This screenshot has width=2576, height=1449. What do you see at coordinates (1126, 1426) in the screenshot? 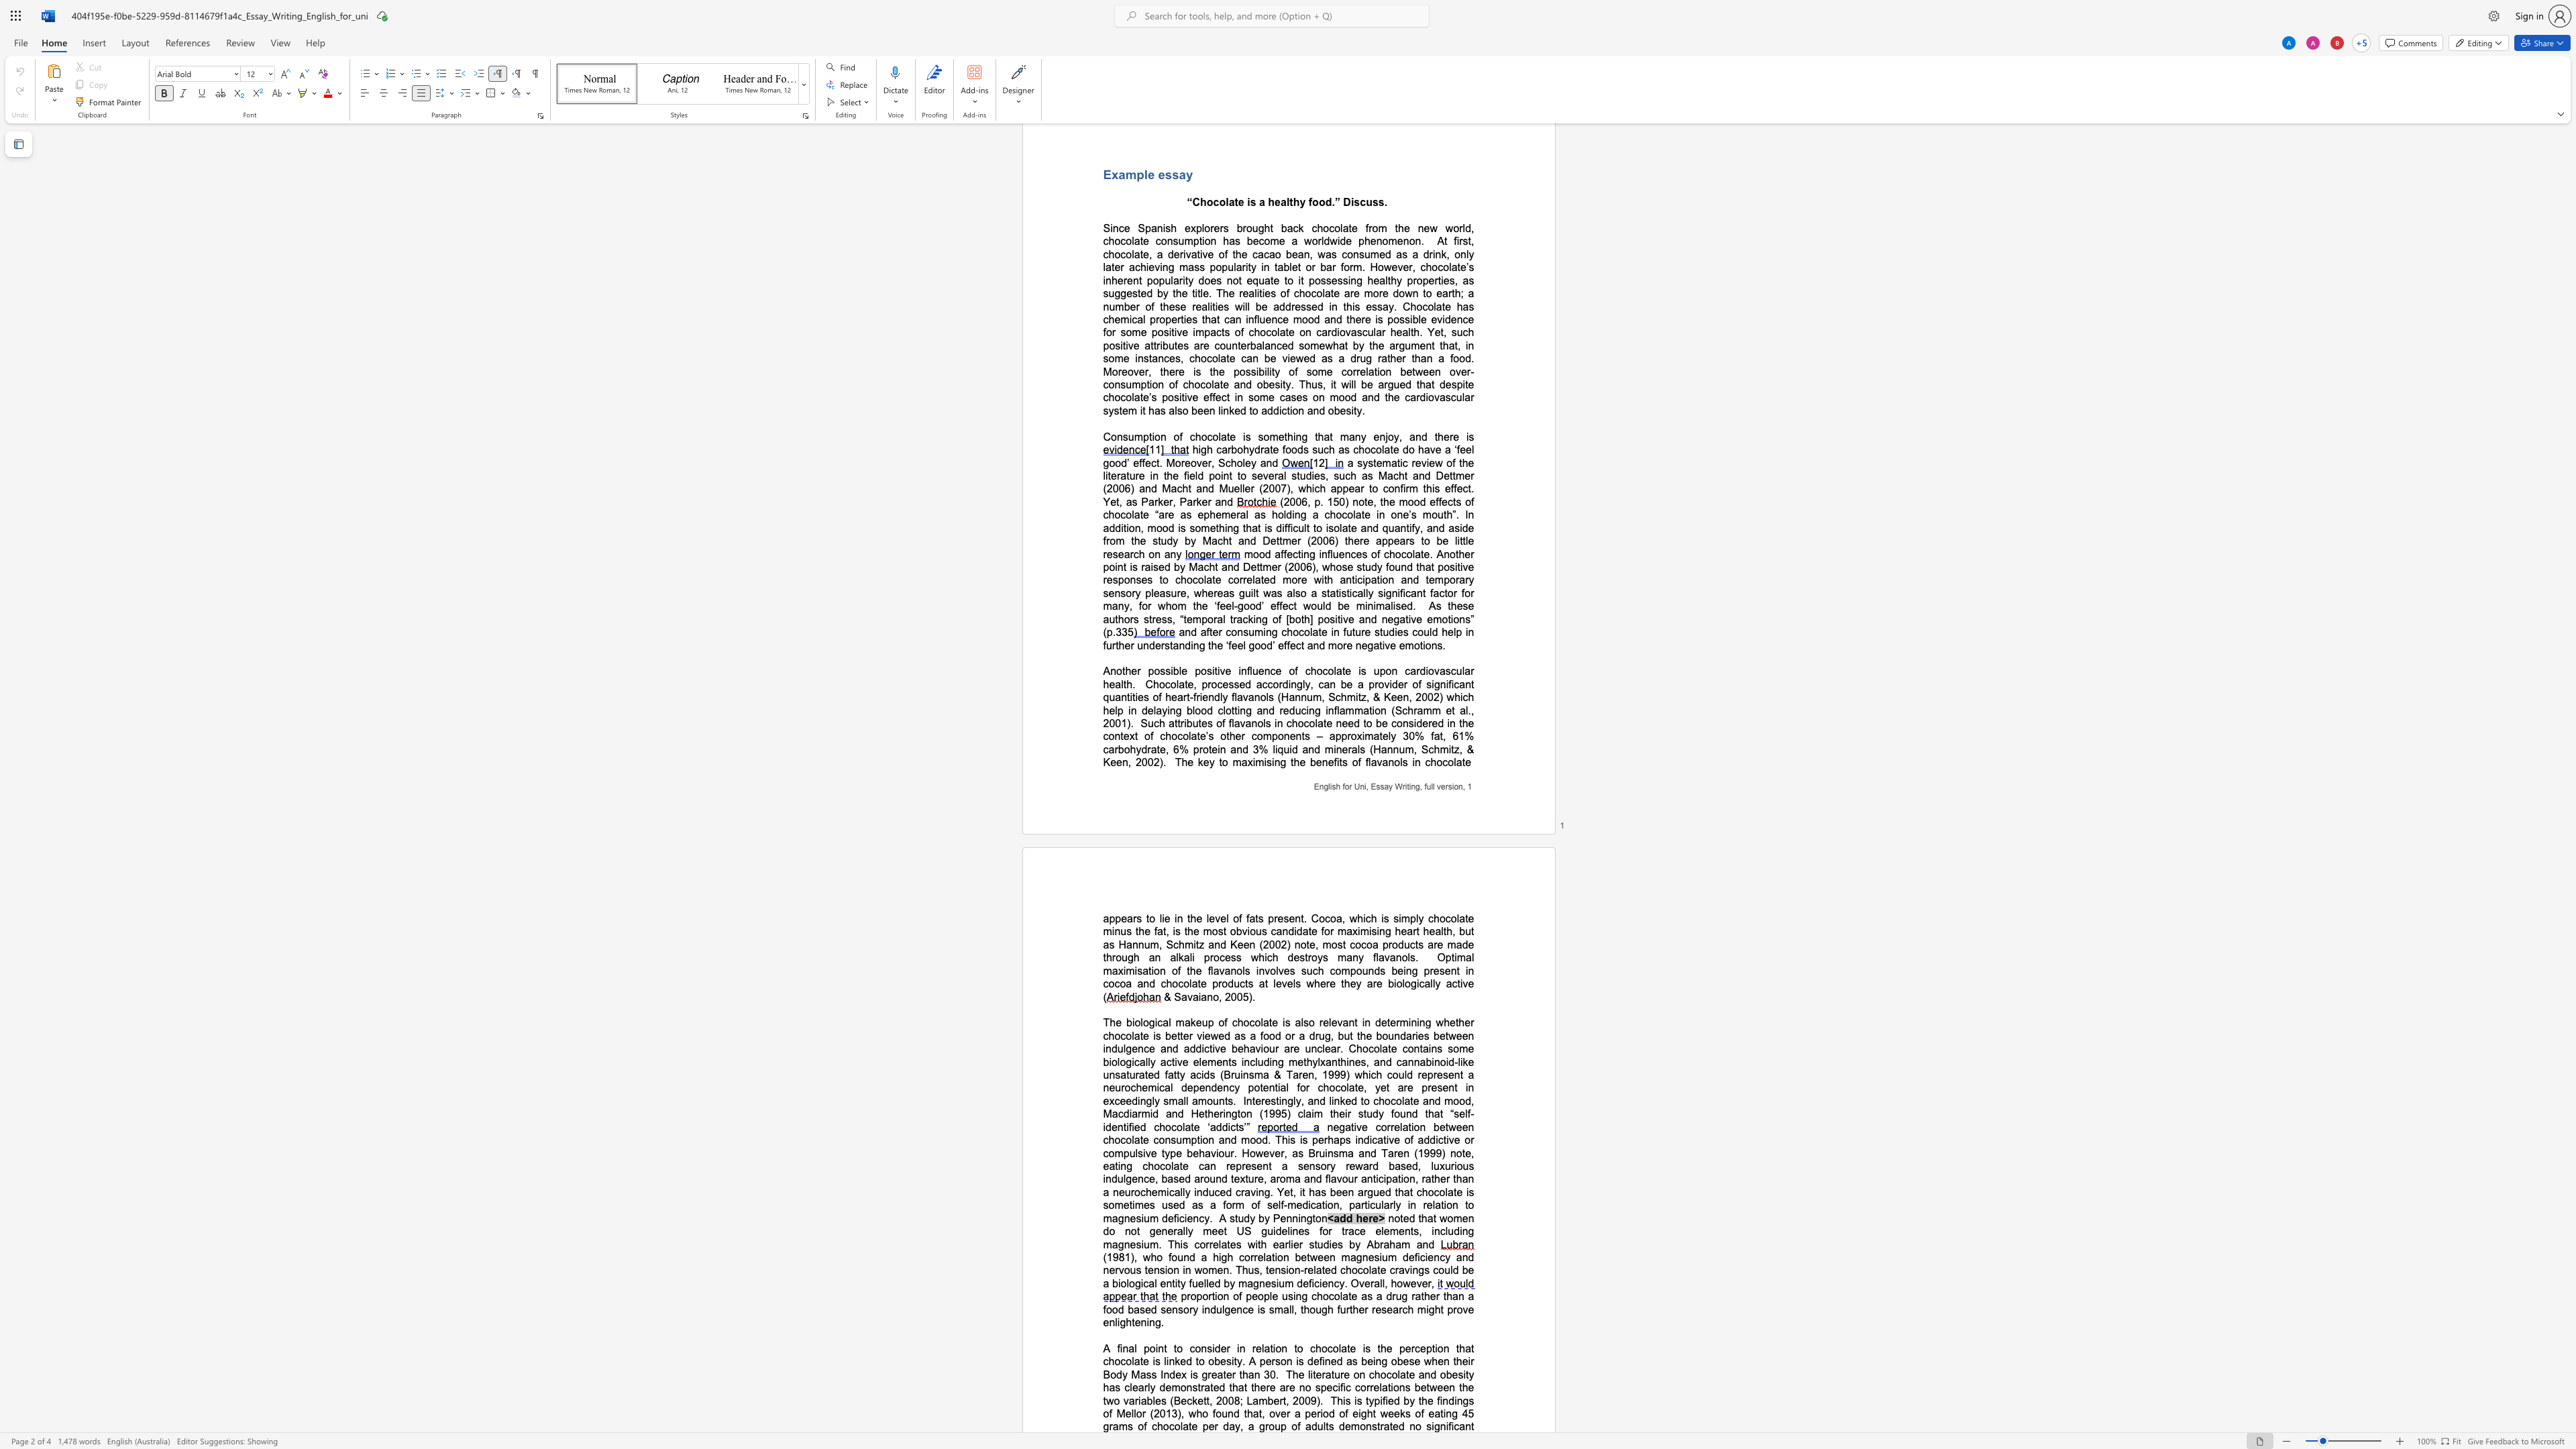
I see `the space between the continuous character "m" and "s" in the text` at bounding box center [1126, 1426].